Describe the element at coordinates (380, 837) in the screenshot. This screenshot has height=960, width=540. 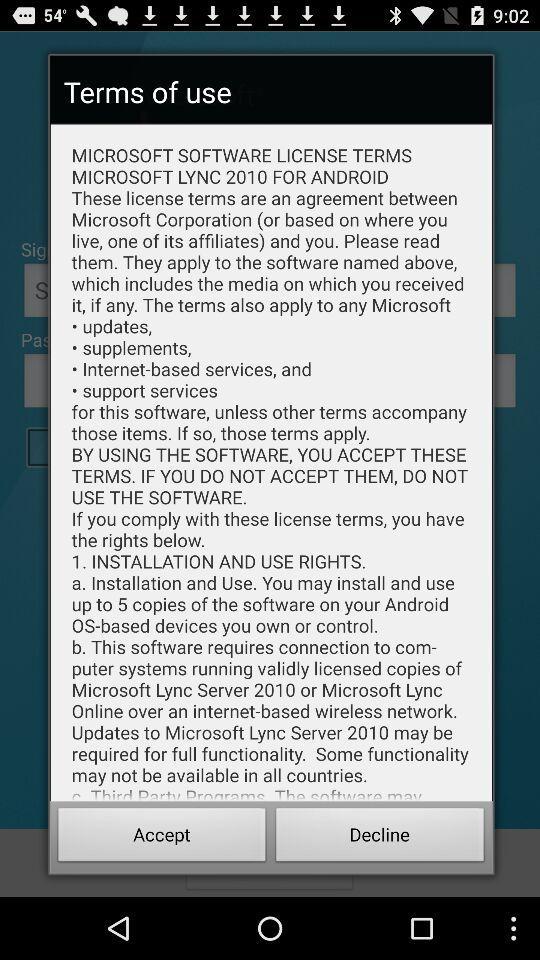
I see `the decline at the bottom right corner` at that location.